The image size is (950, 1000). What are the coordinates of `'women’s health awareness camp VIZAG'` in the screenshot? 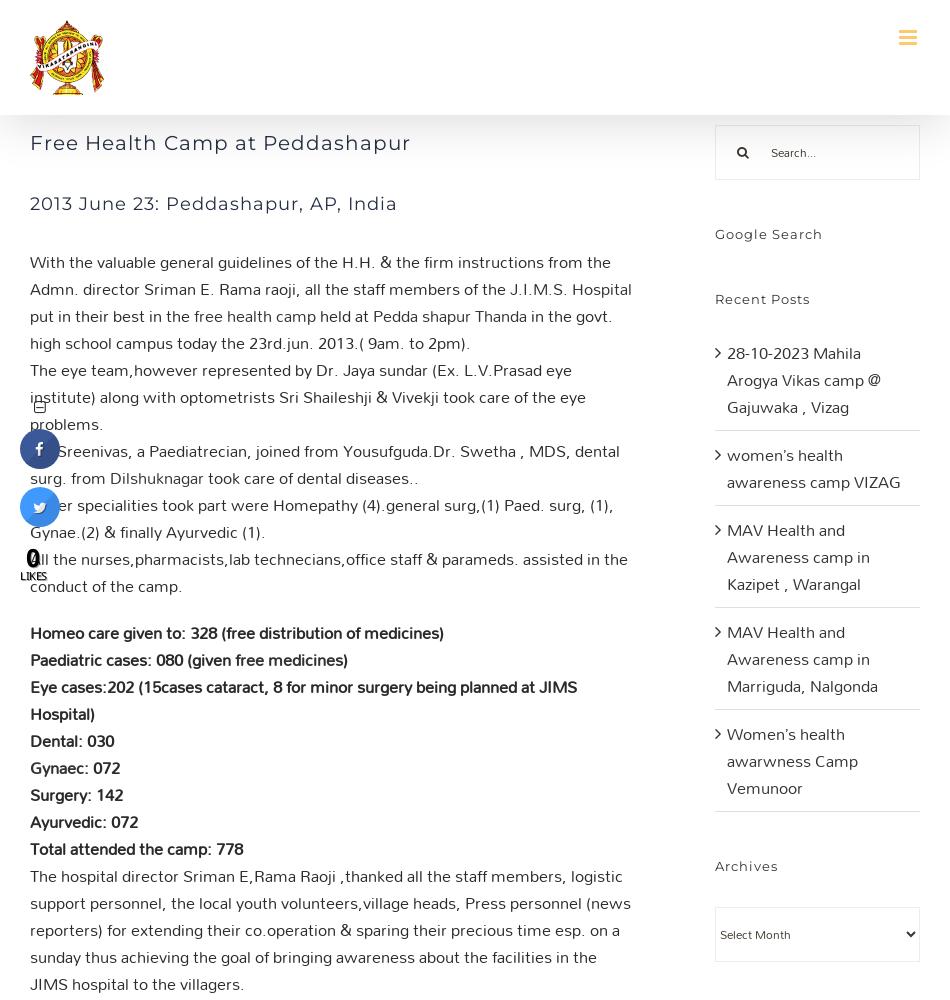 It's located at (726, 467).